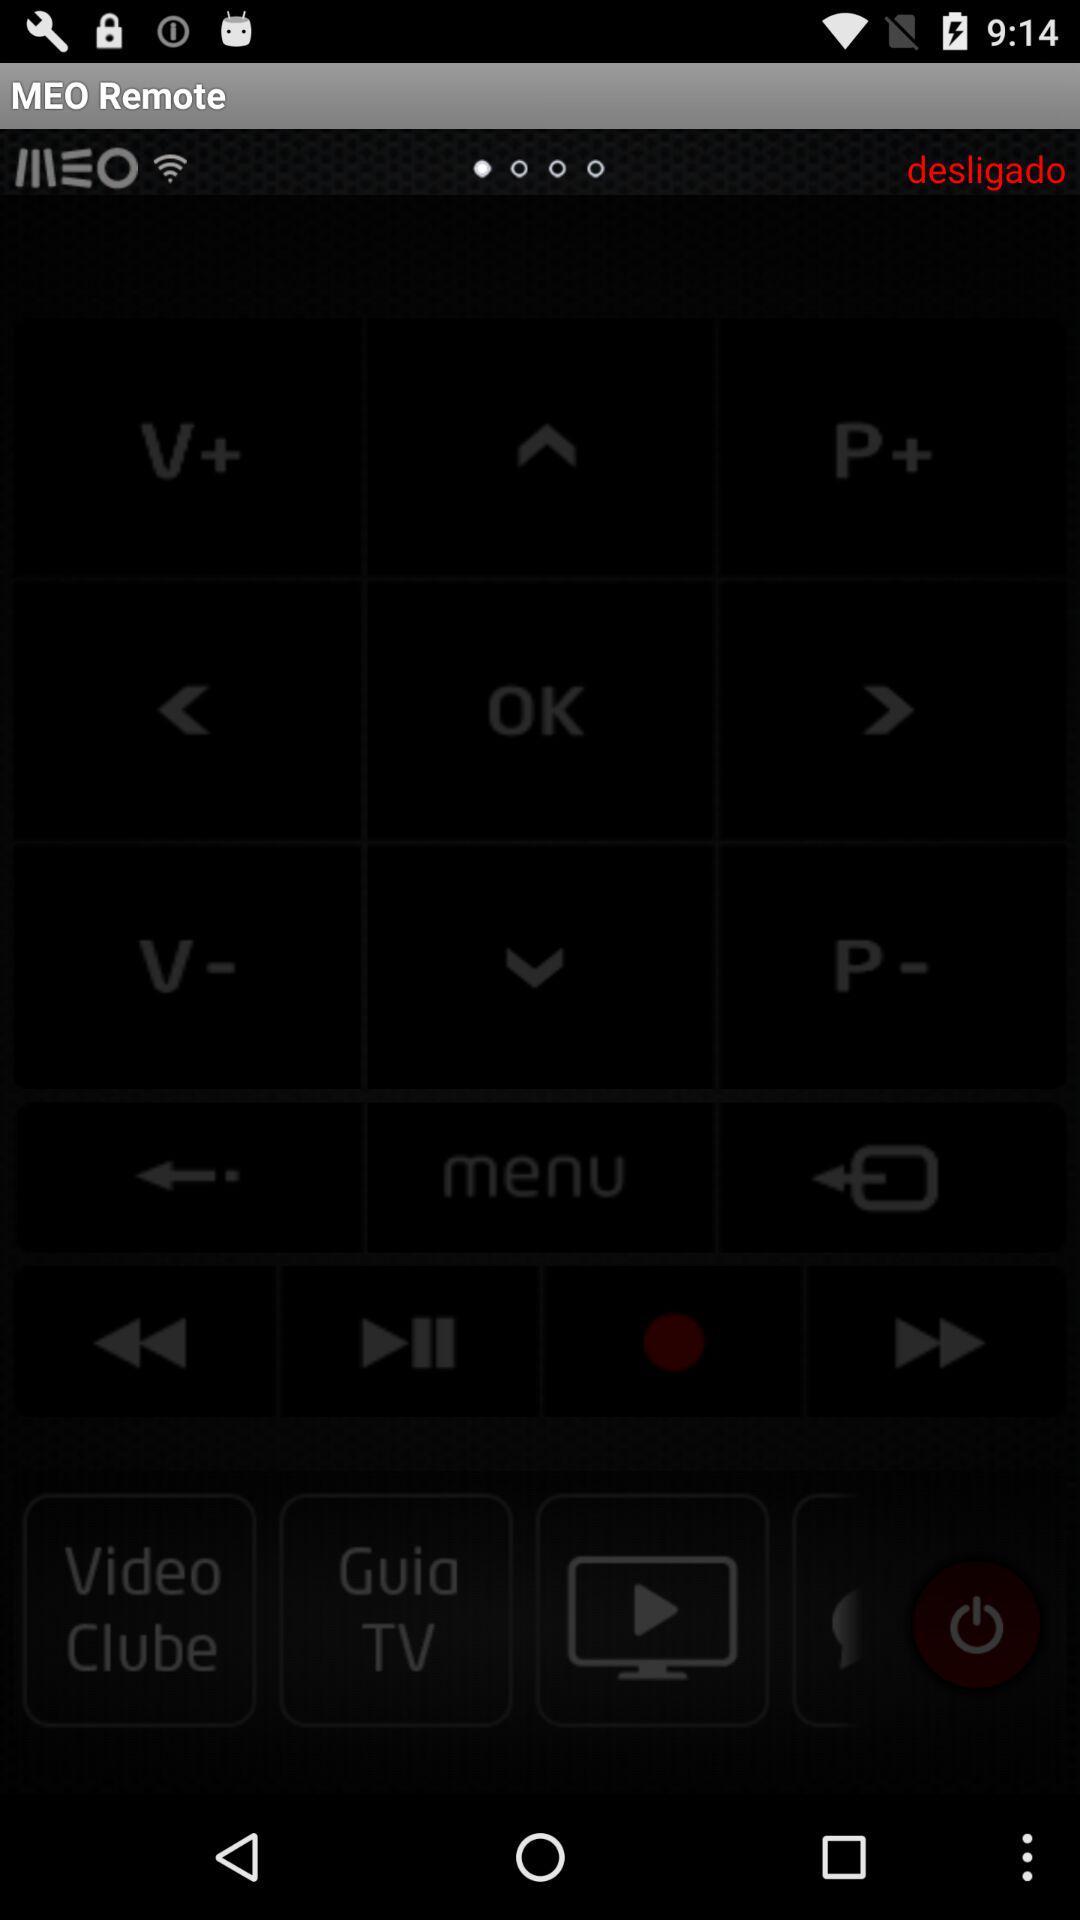  What do you see at coordinates (985, 168) in the screenshot?
I see `icon below the meo remote app` at bounding box center [985, 168].